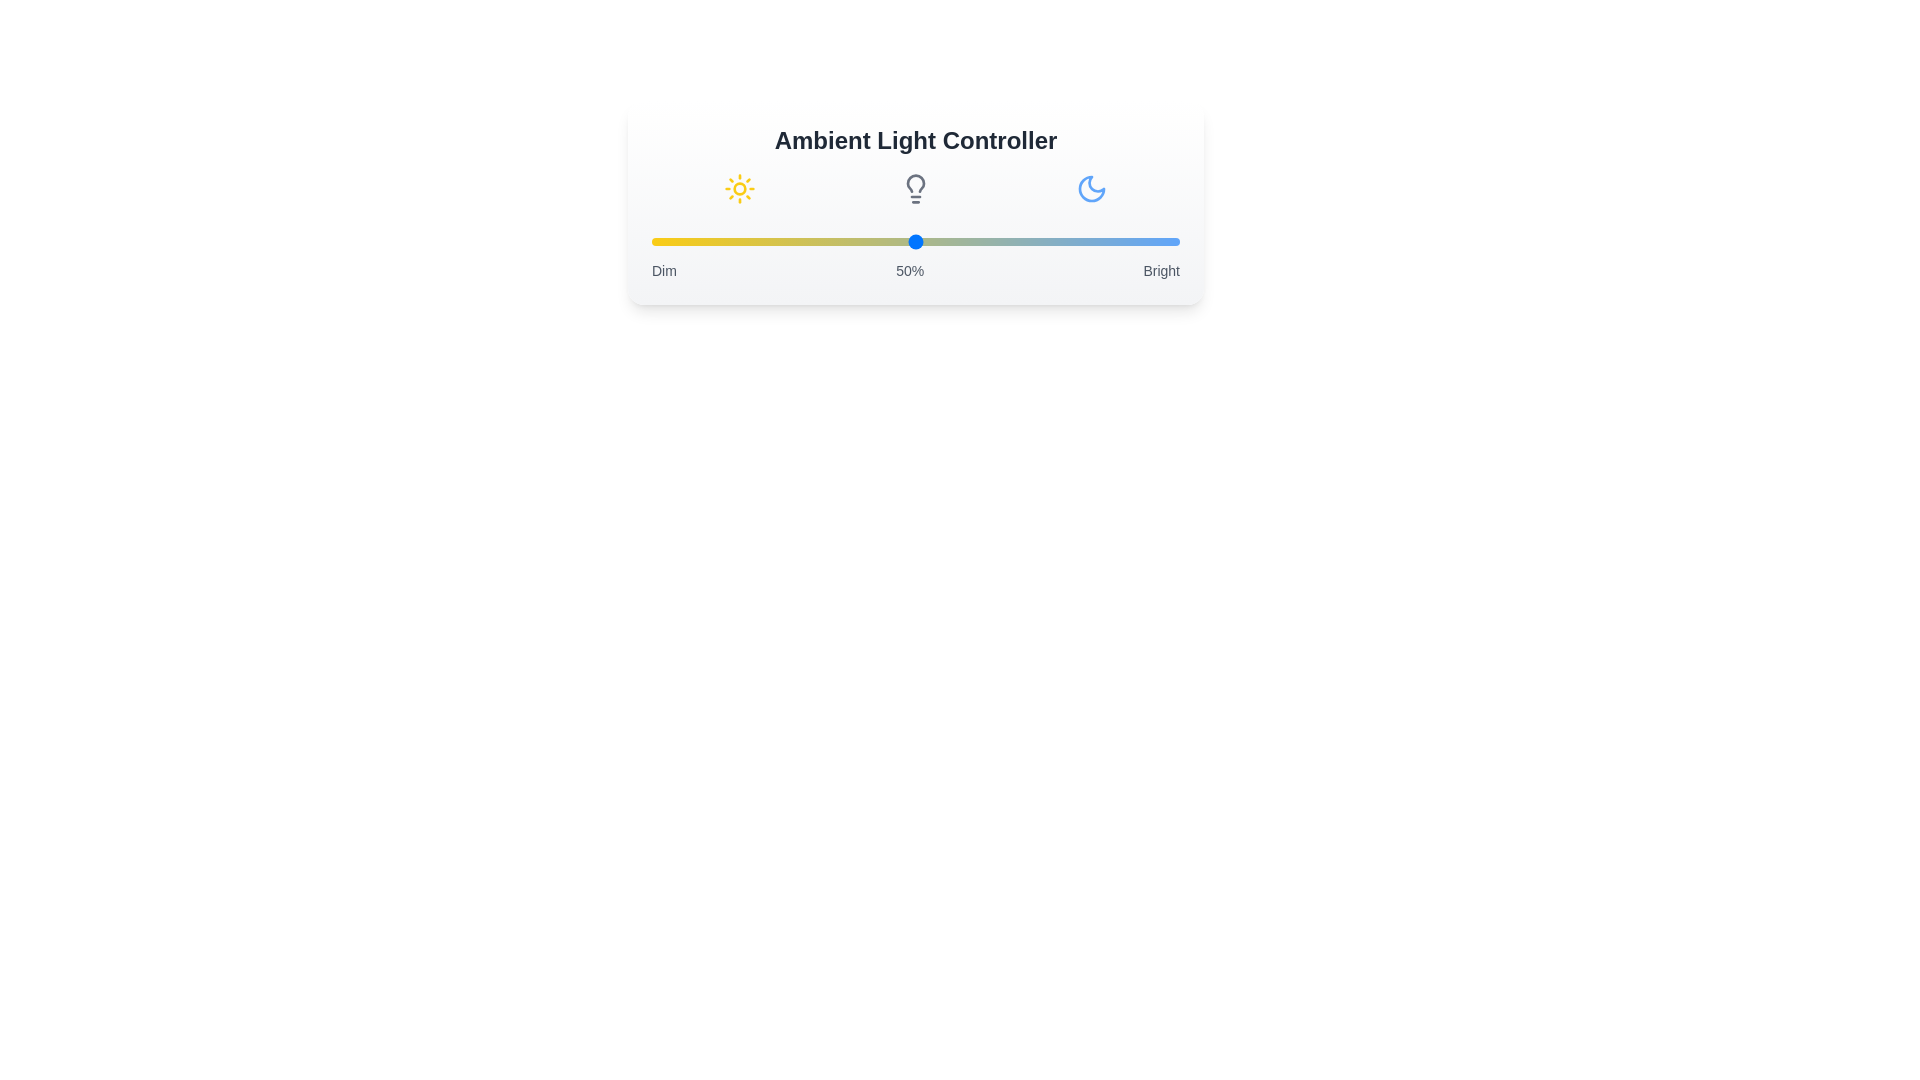 This screenshot has width=1920, height=1080. What do you see at coordinates (1016, 241) in the screenshot?
I see `the light intensity to 69% by moving the slider` at bounding box center [1016, 241].